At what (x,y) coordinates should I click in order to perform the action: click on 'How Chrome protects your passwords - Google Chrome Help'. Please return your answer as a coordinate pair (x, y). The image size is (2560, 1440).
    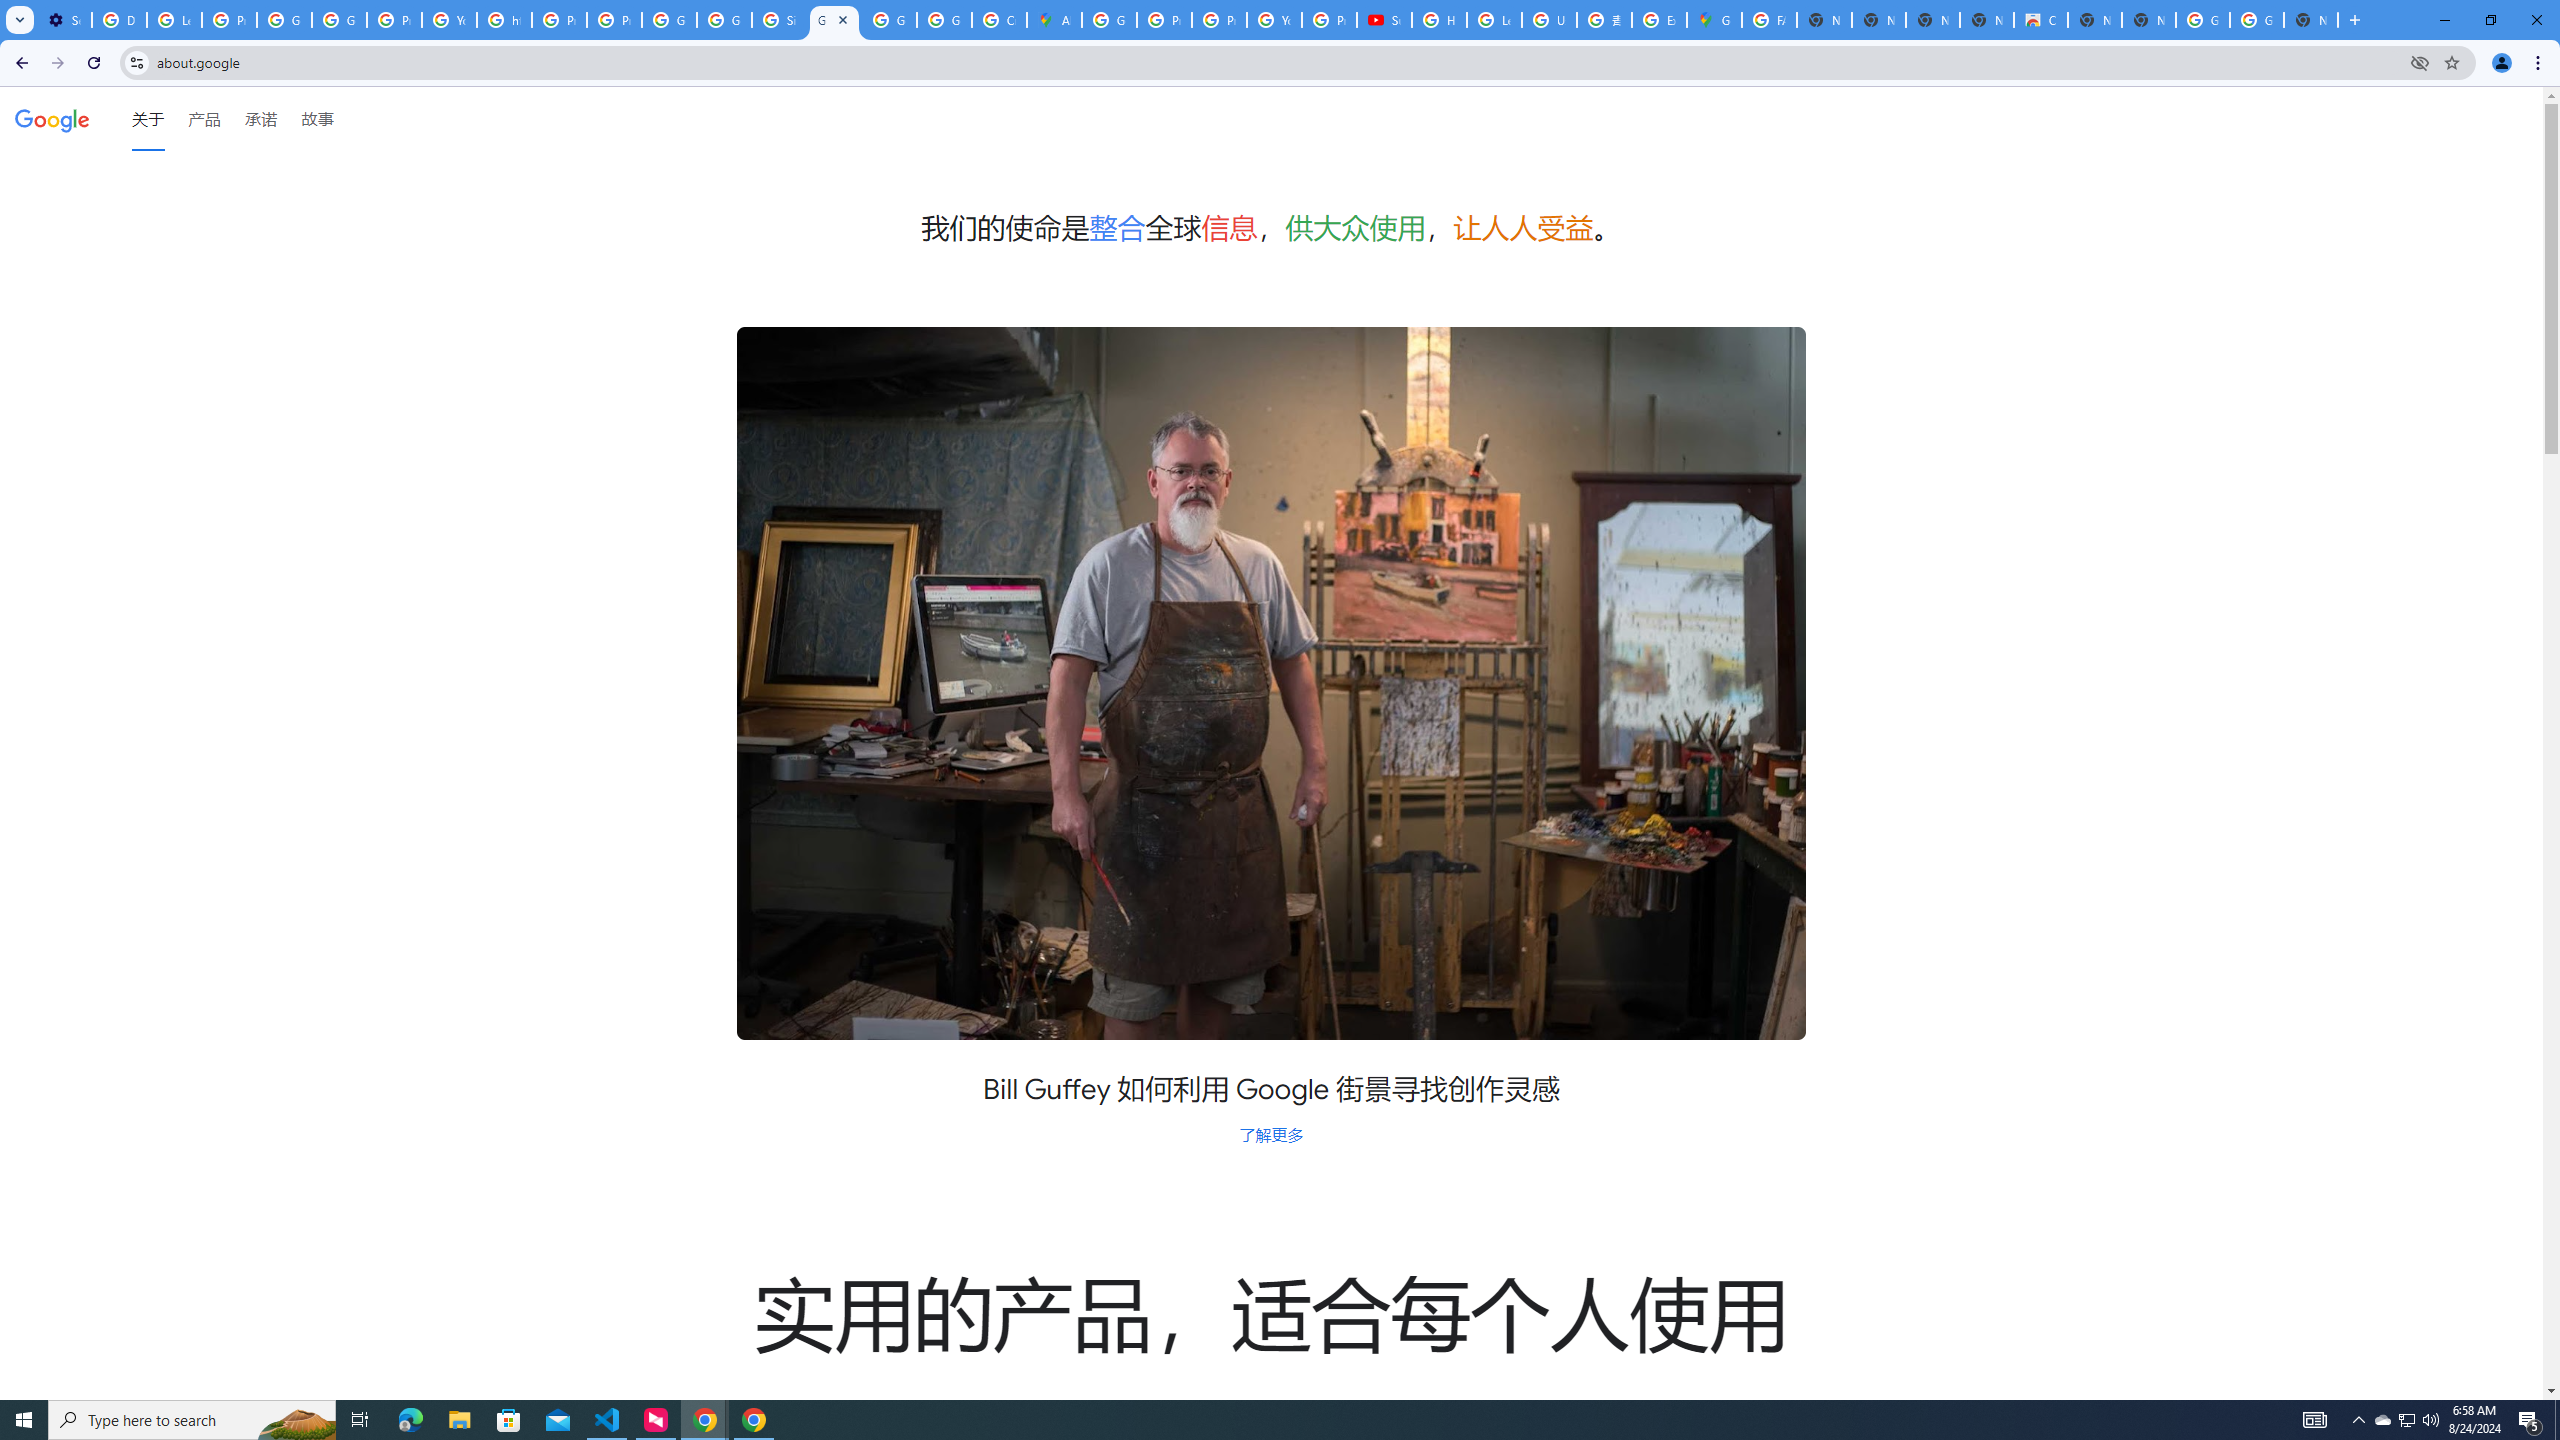
    Looking at the image, I should click on (1439, 19).